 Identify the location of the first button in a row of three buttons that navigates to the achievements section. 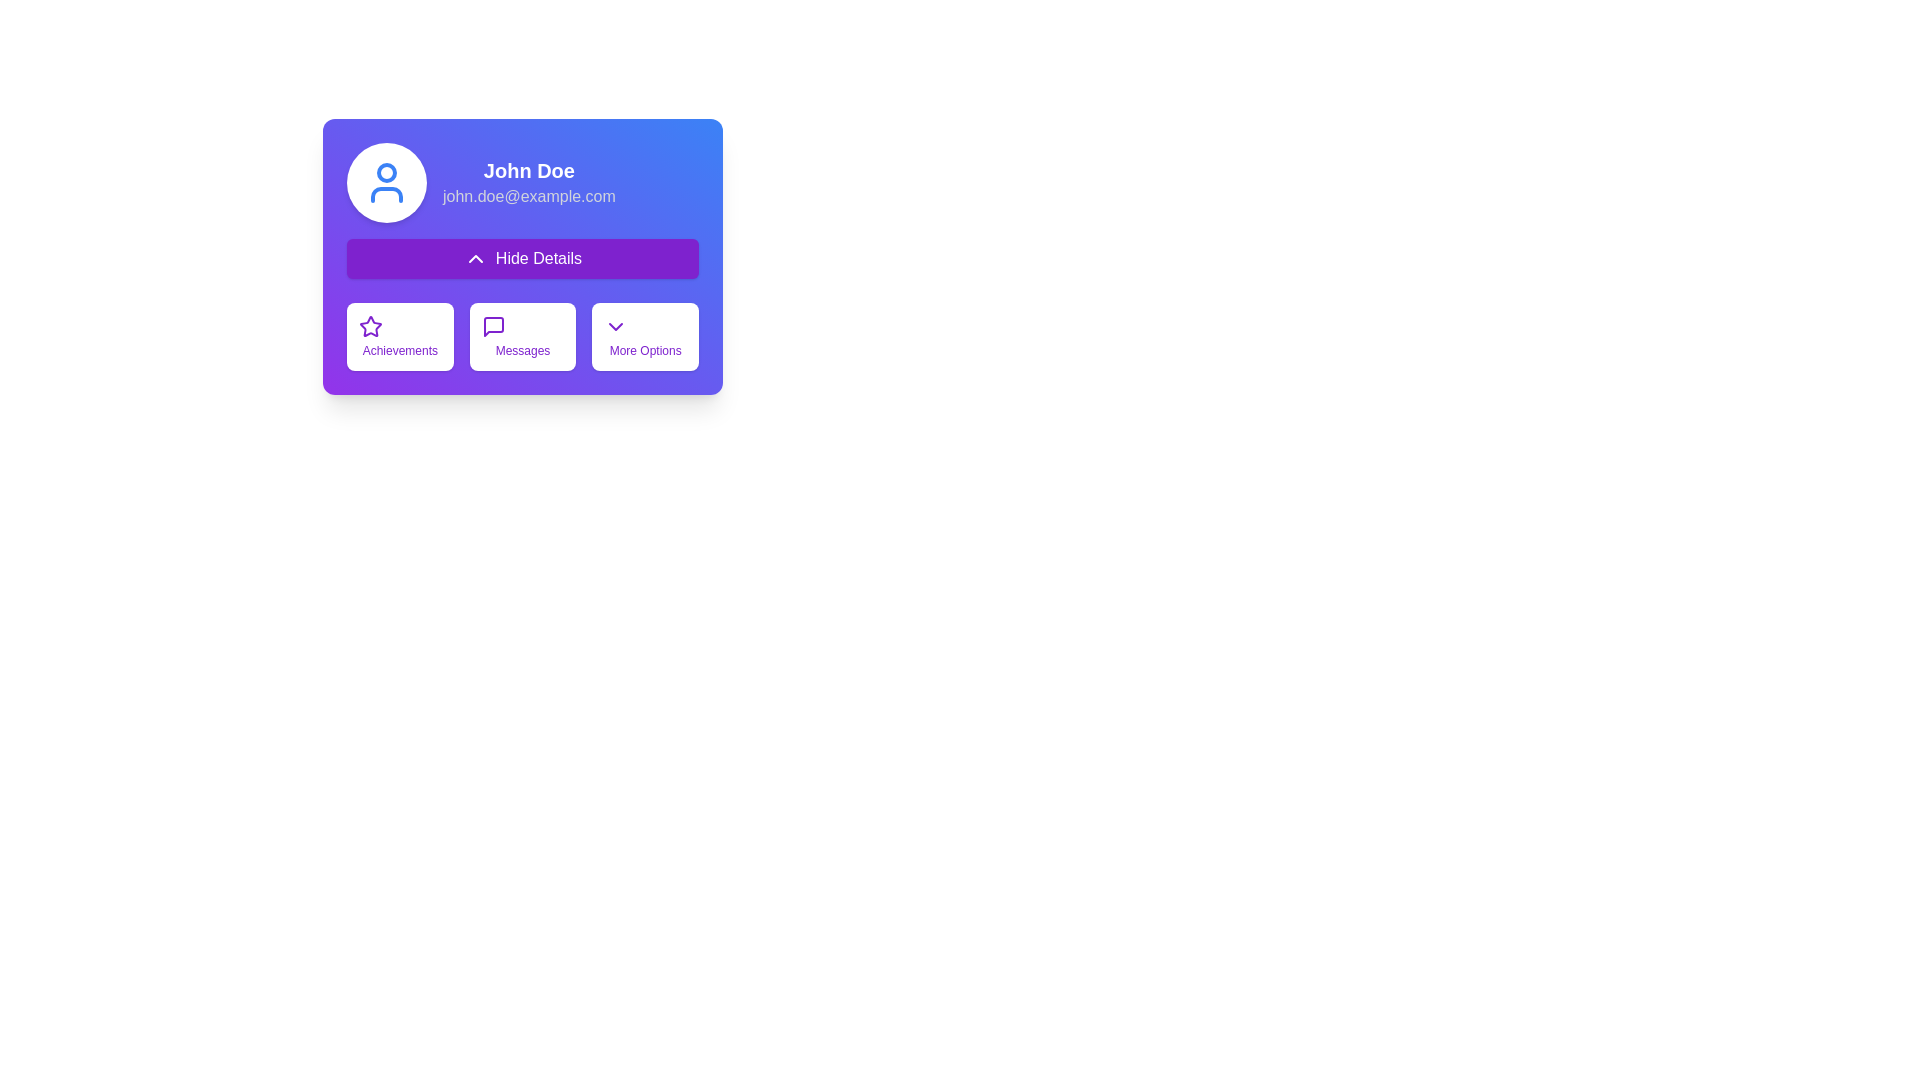
(400, 335).